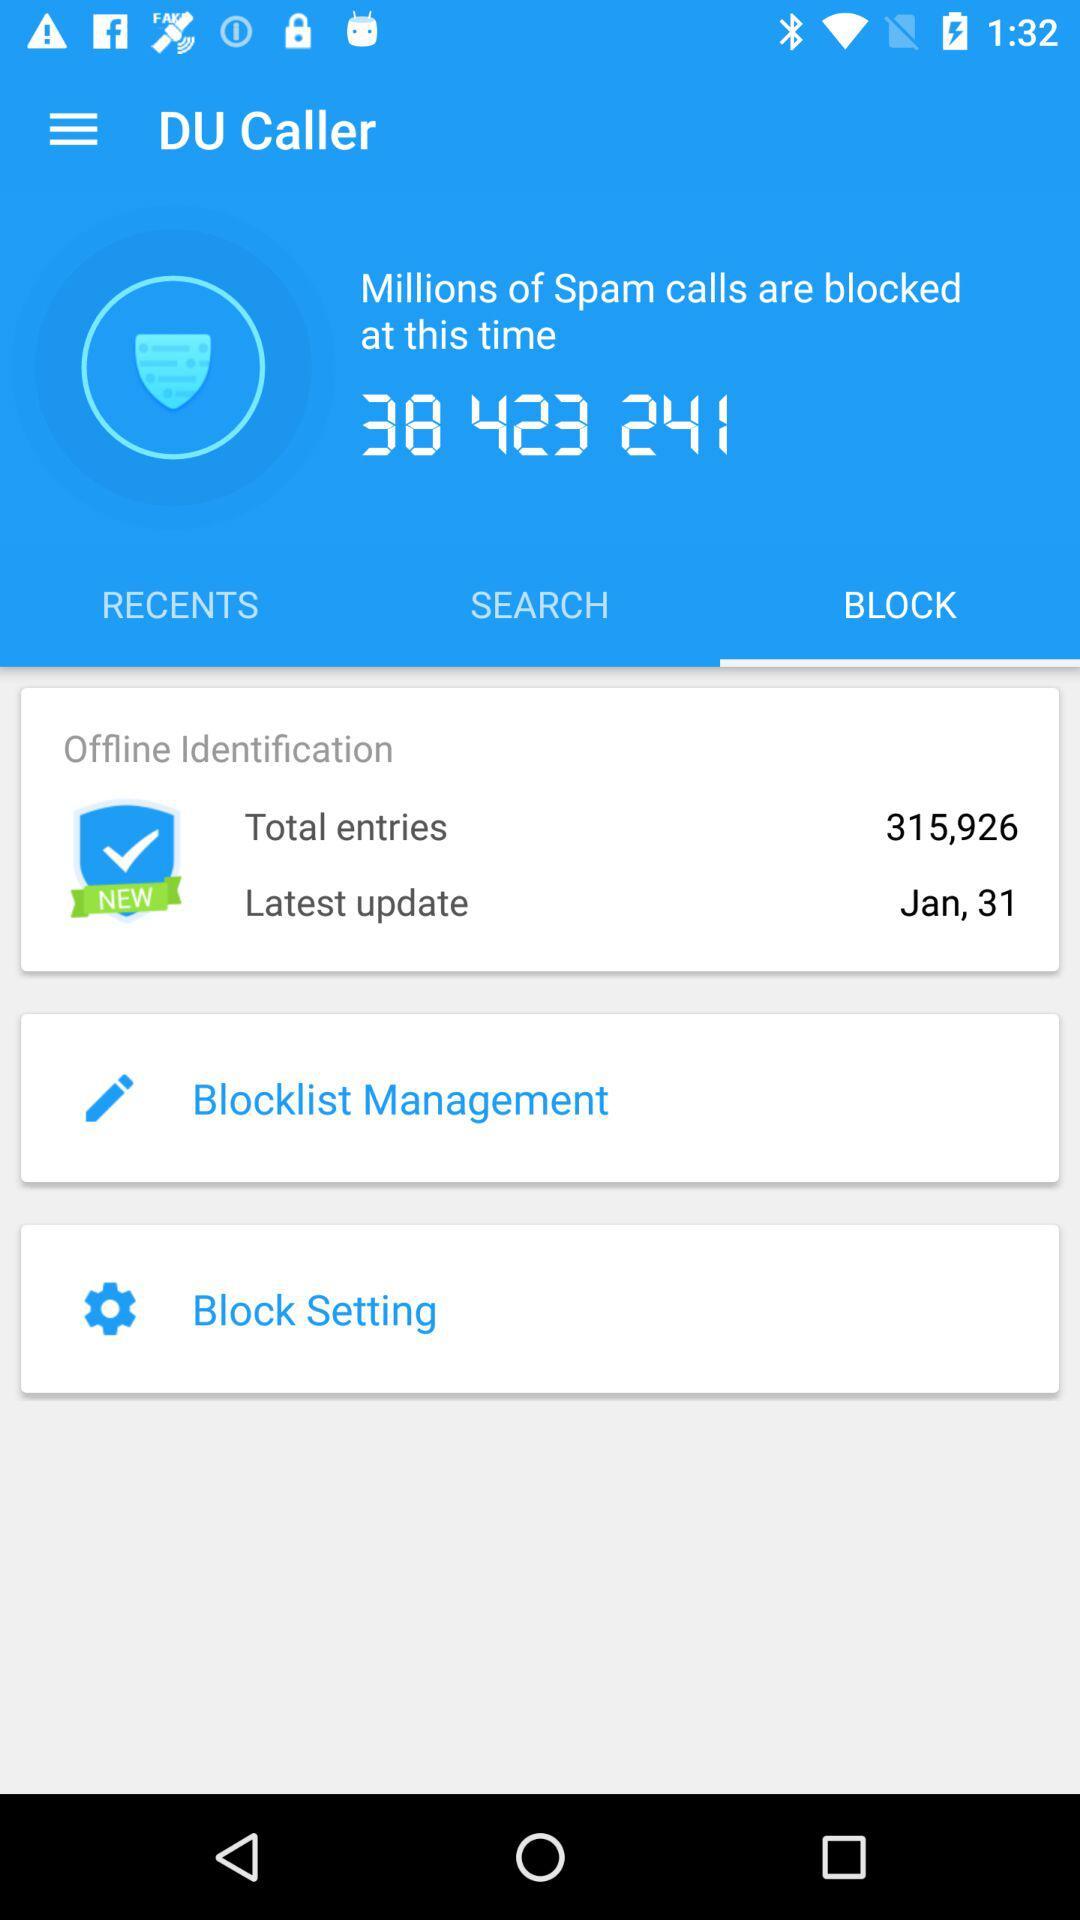 The height and width of the screenshot is (1920, 1080). I want to click on app next to du caller, so click(72, 127).